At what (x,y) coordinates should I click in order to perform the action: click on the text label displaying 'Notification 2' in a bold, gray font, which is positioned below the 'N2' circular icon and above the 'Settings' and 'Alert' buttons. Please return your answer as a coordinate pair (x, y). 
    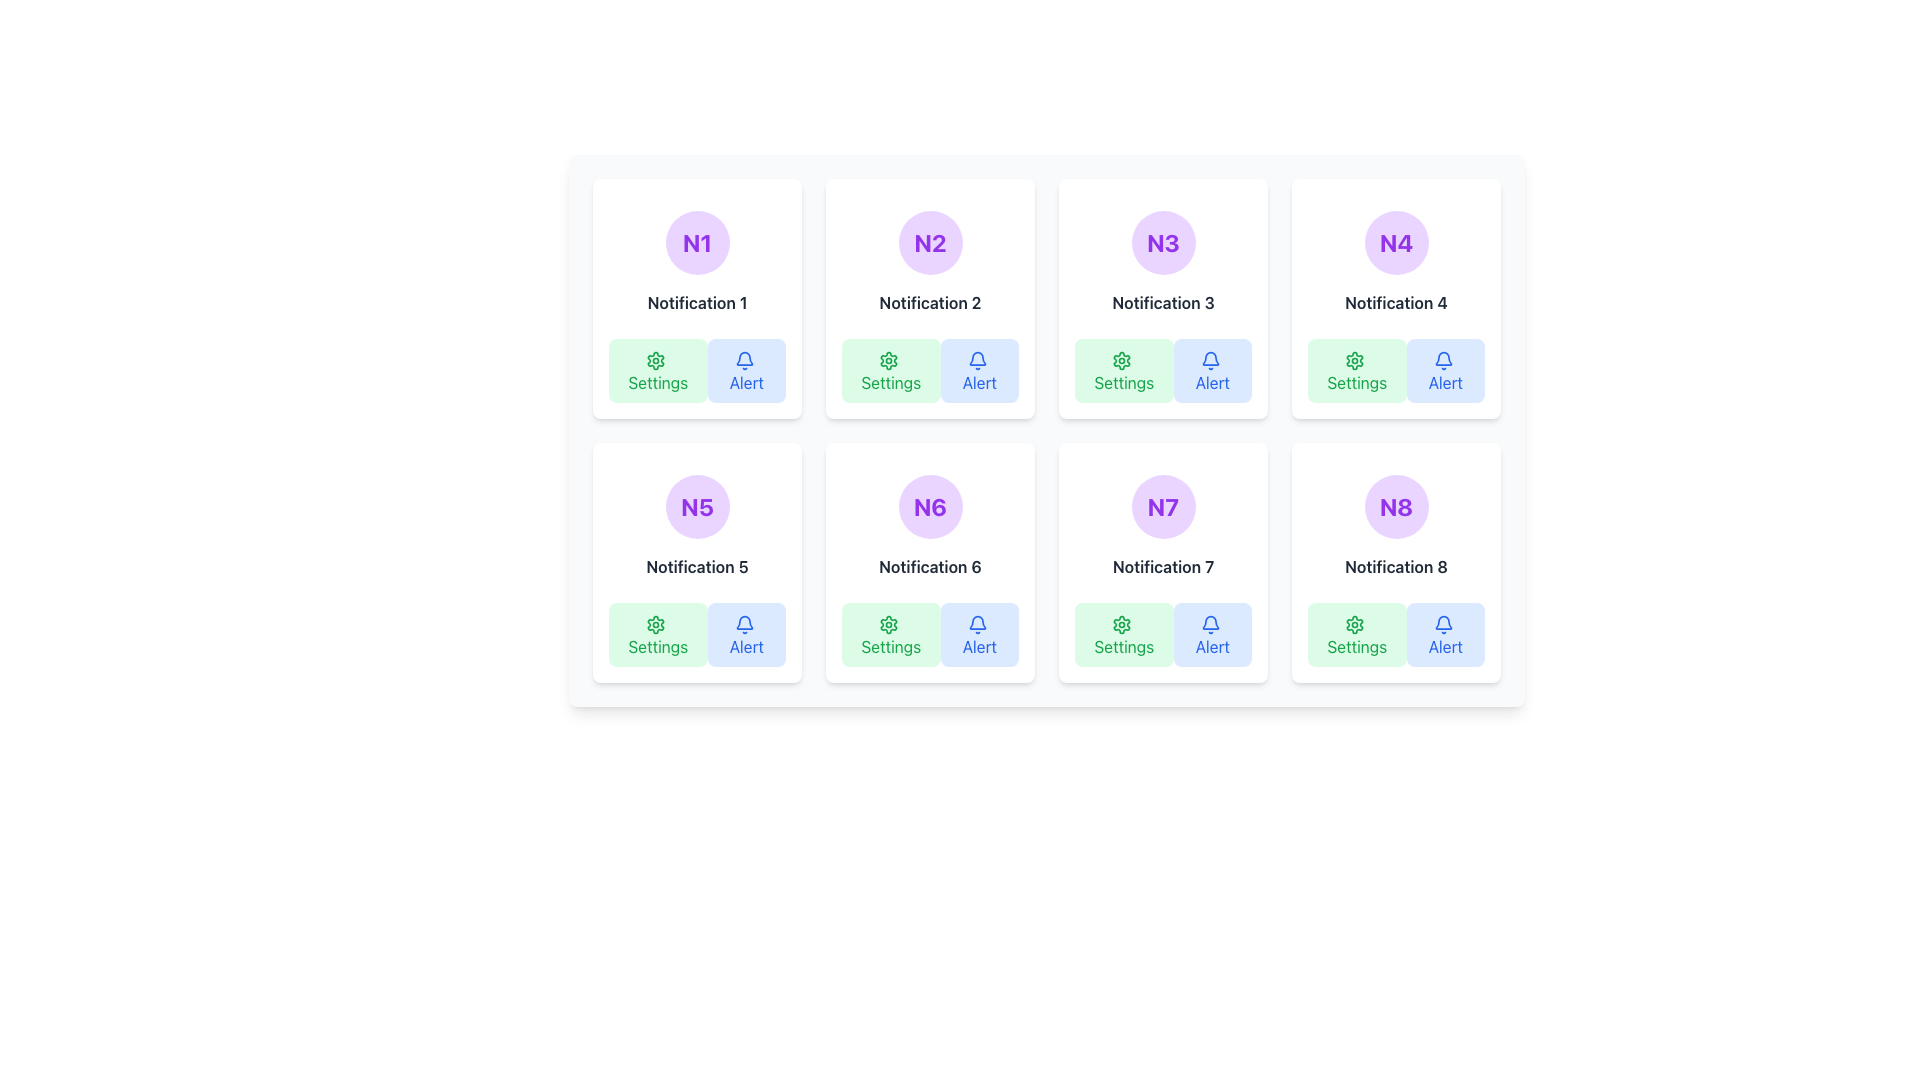
    Looking at the image, I should click on (929, 303).